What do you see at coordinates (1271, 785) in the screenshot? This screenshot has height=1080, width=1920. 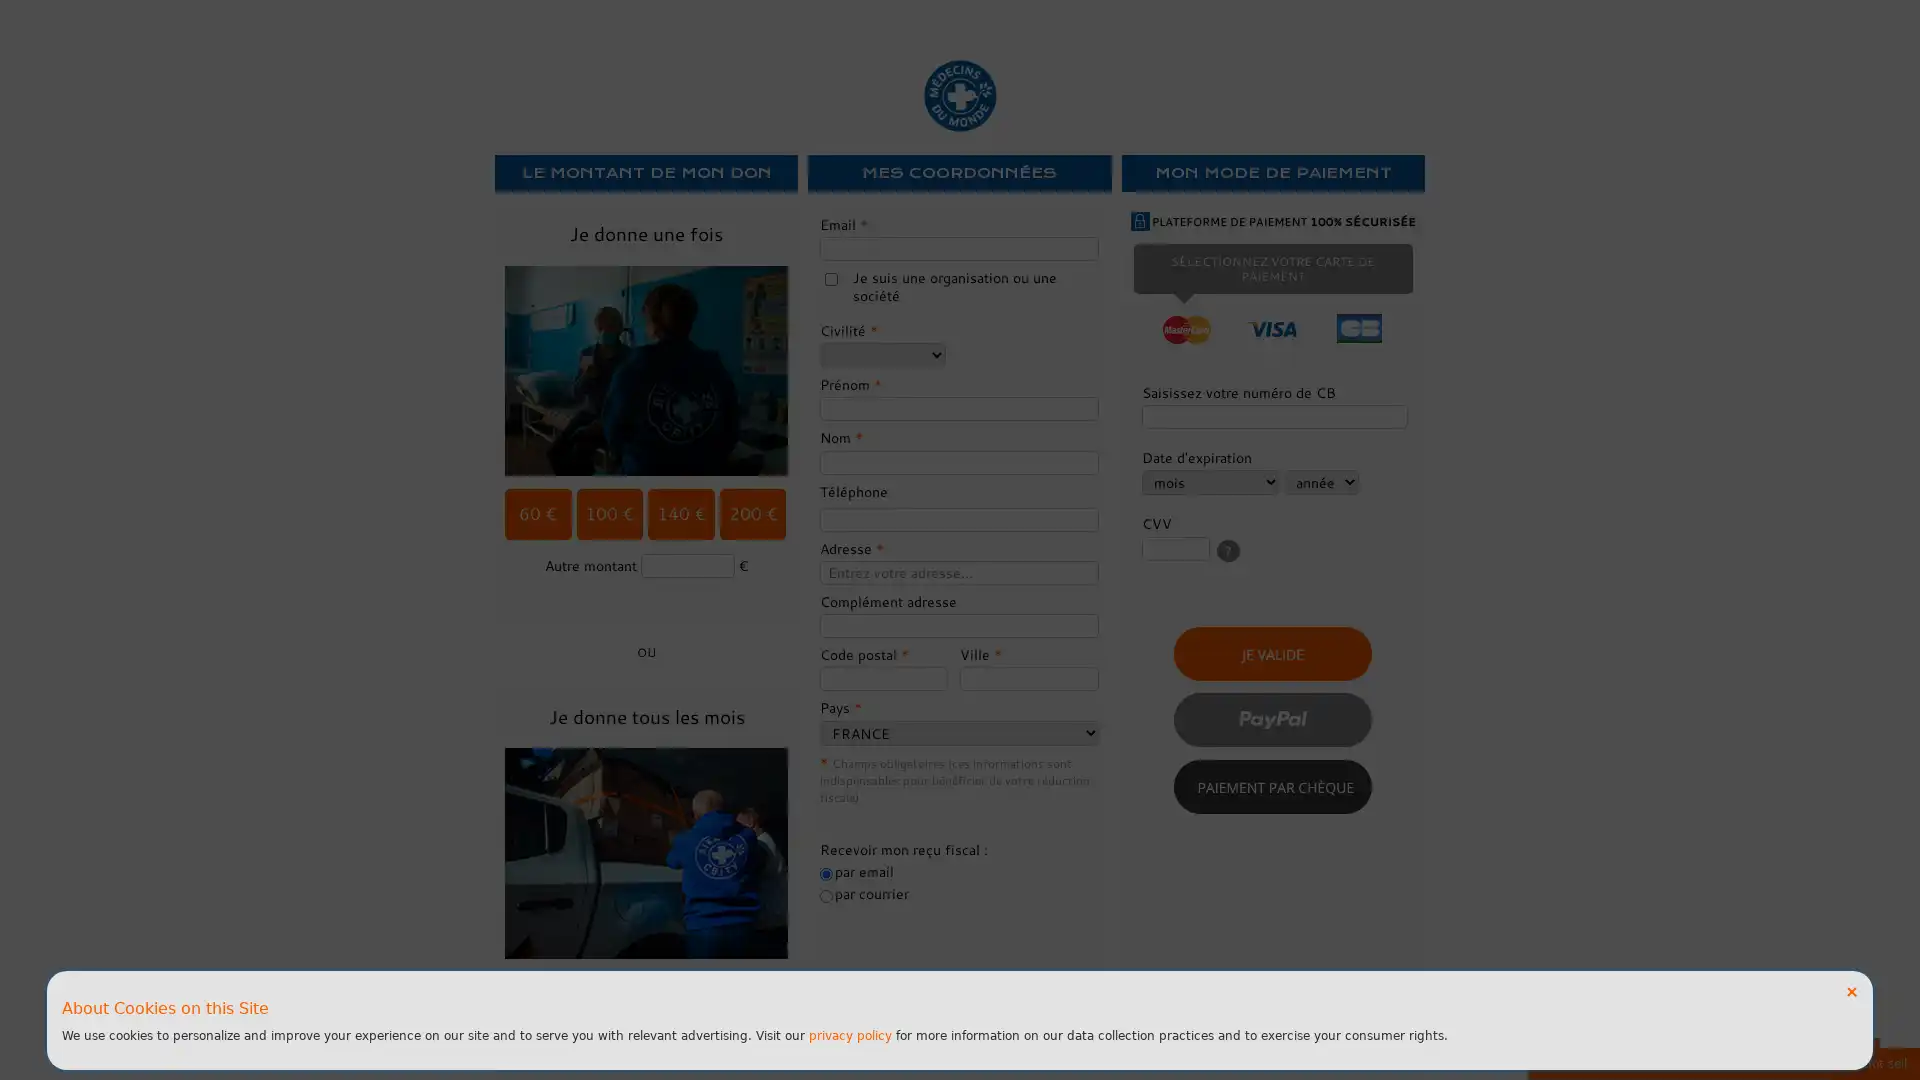 I see `Cheque` at bounding box center [1271, 785].